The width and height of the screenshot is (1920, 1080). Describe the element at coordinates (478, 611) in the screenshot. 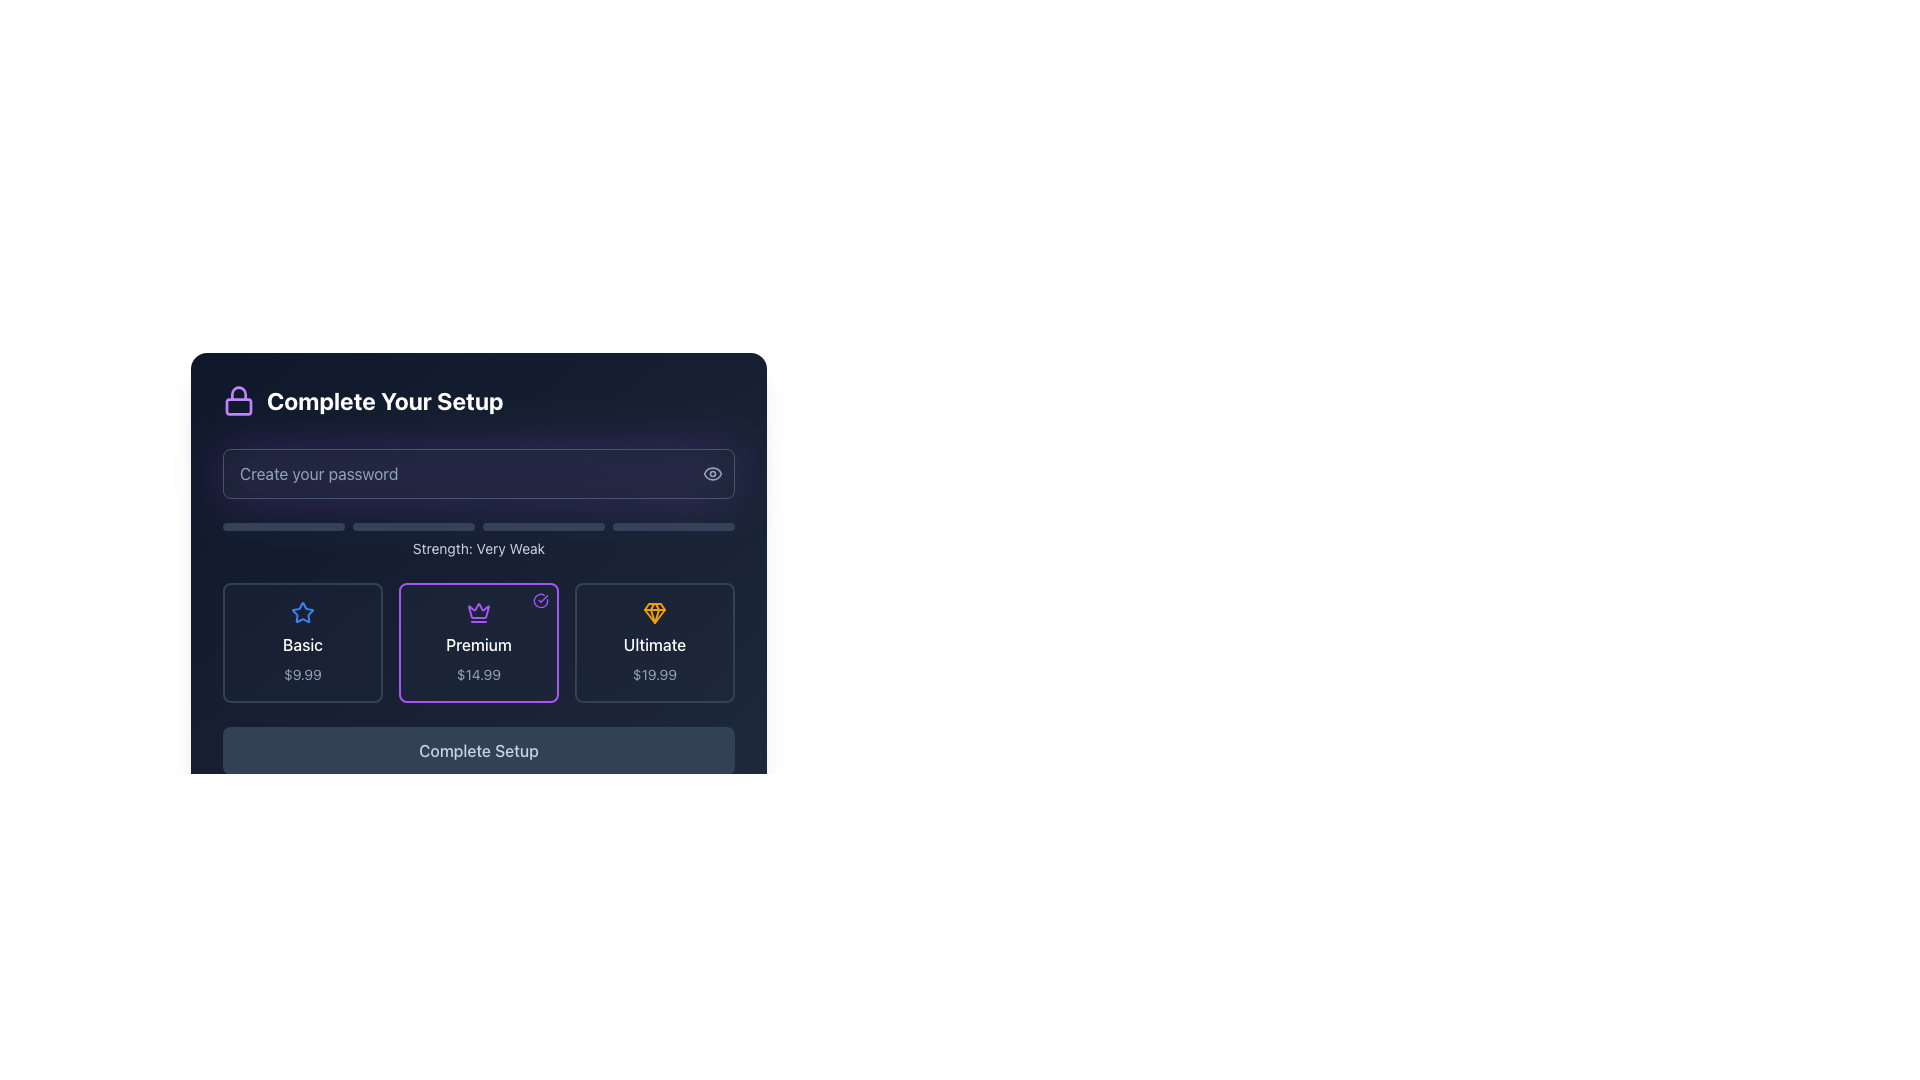

I see `the grouped option selector for pricing tiers located in the 'Complete Your Setup' section` at that location.